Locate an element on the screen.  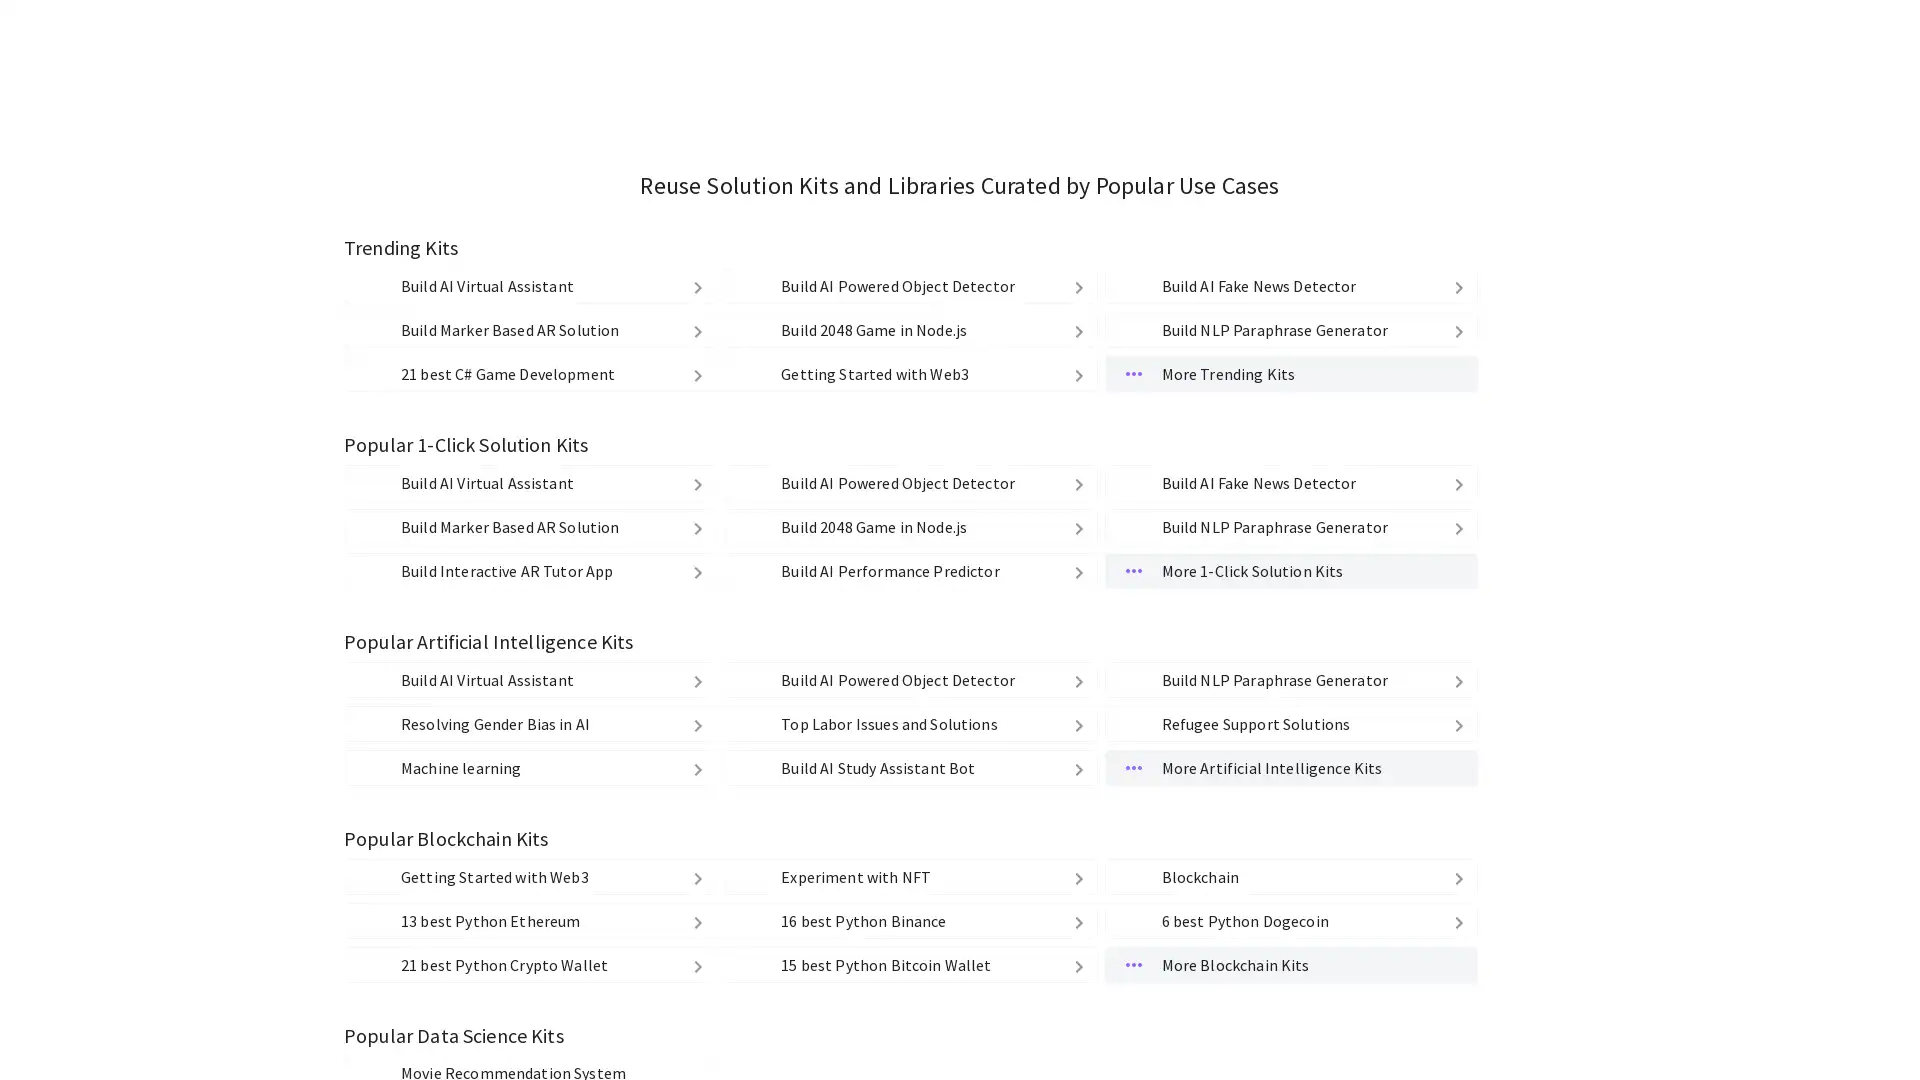
delete is located at coordinates (1077, 877).